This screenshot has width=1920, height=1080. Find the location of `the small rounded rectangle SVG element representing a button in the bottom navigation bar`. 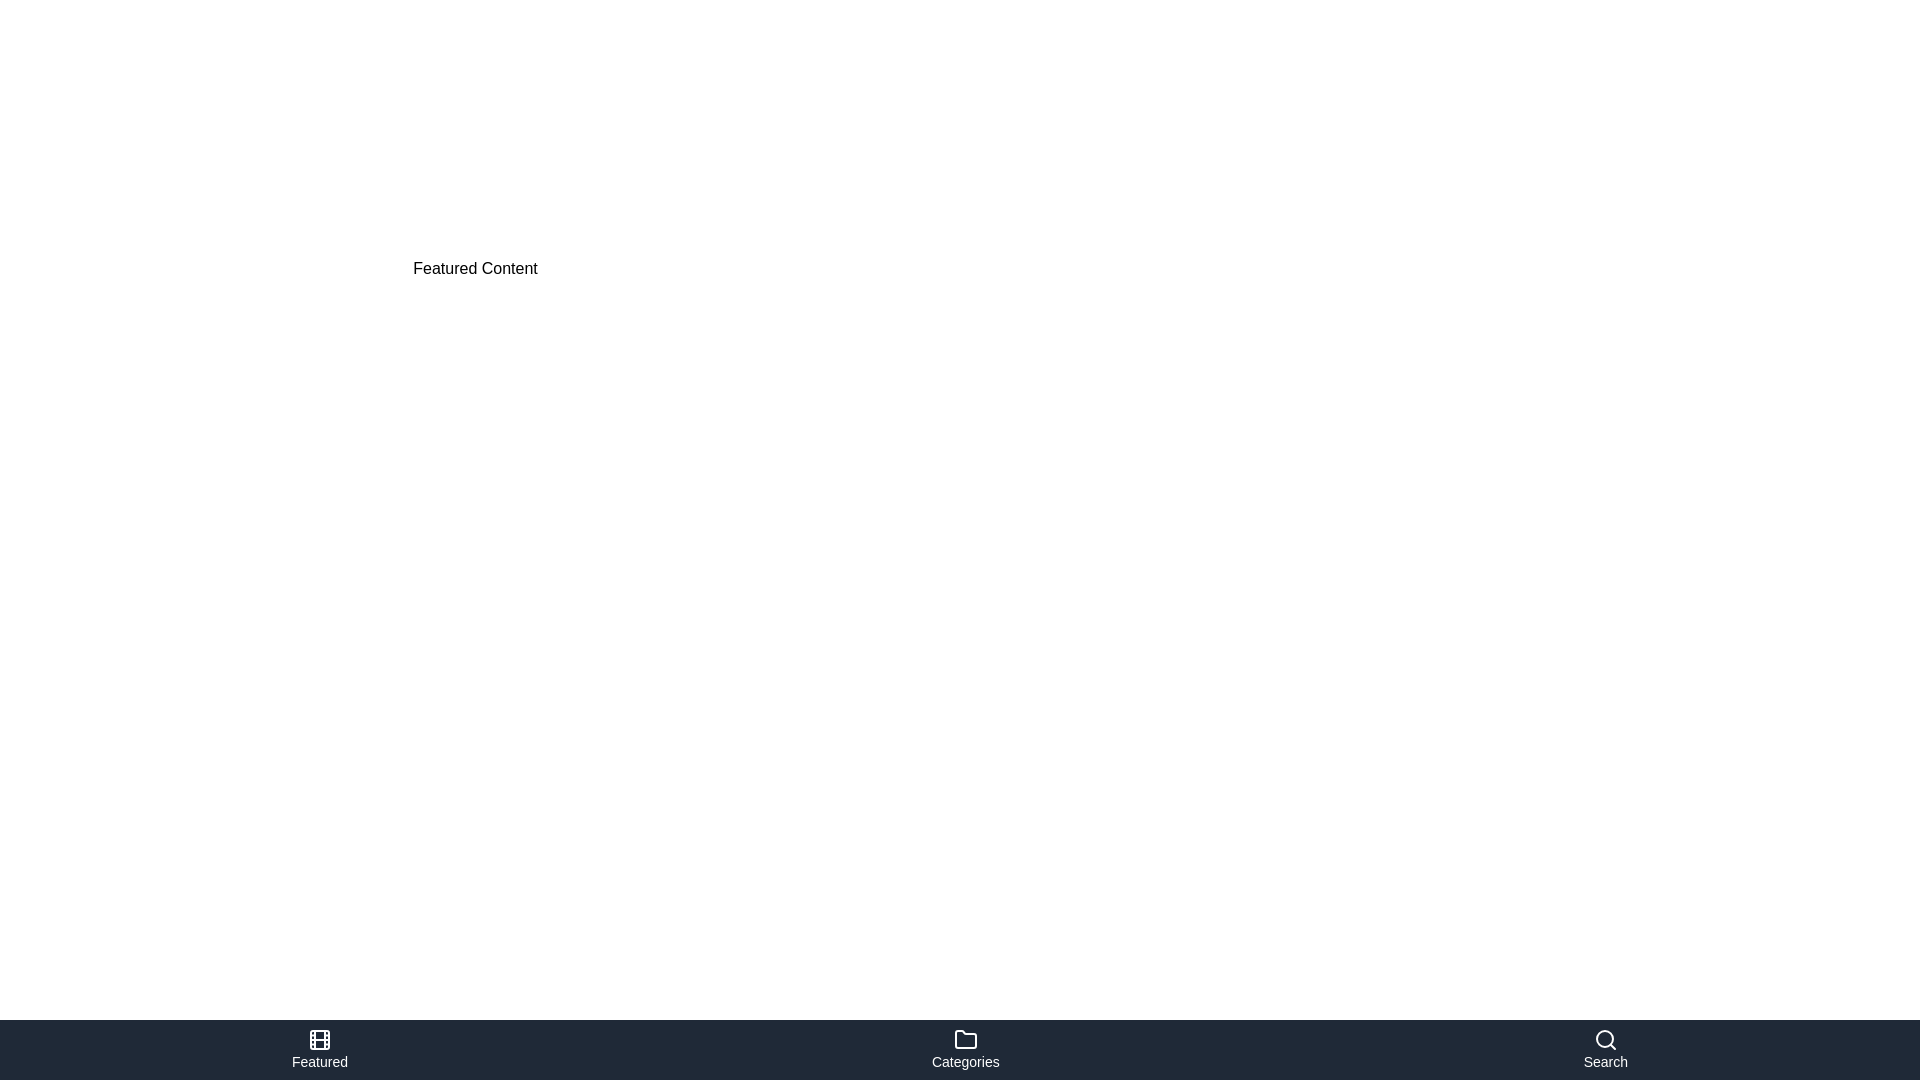

the small rounded rectangle SVG element representing a button in the bottom navigation bar is located at coordinates (320, 1039).